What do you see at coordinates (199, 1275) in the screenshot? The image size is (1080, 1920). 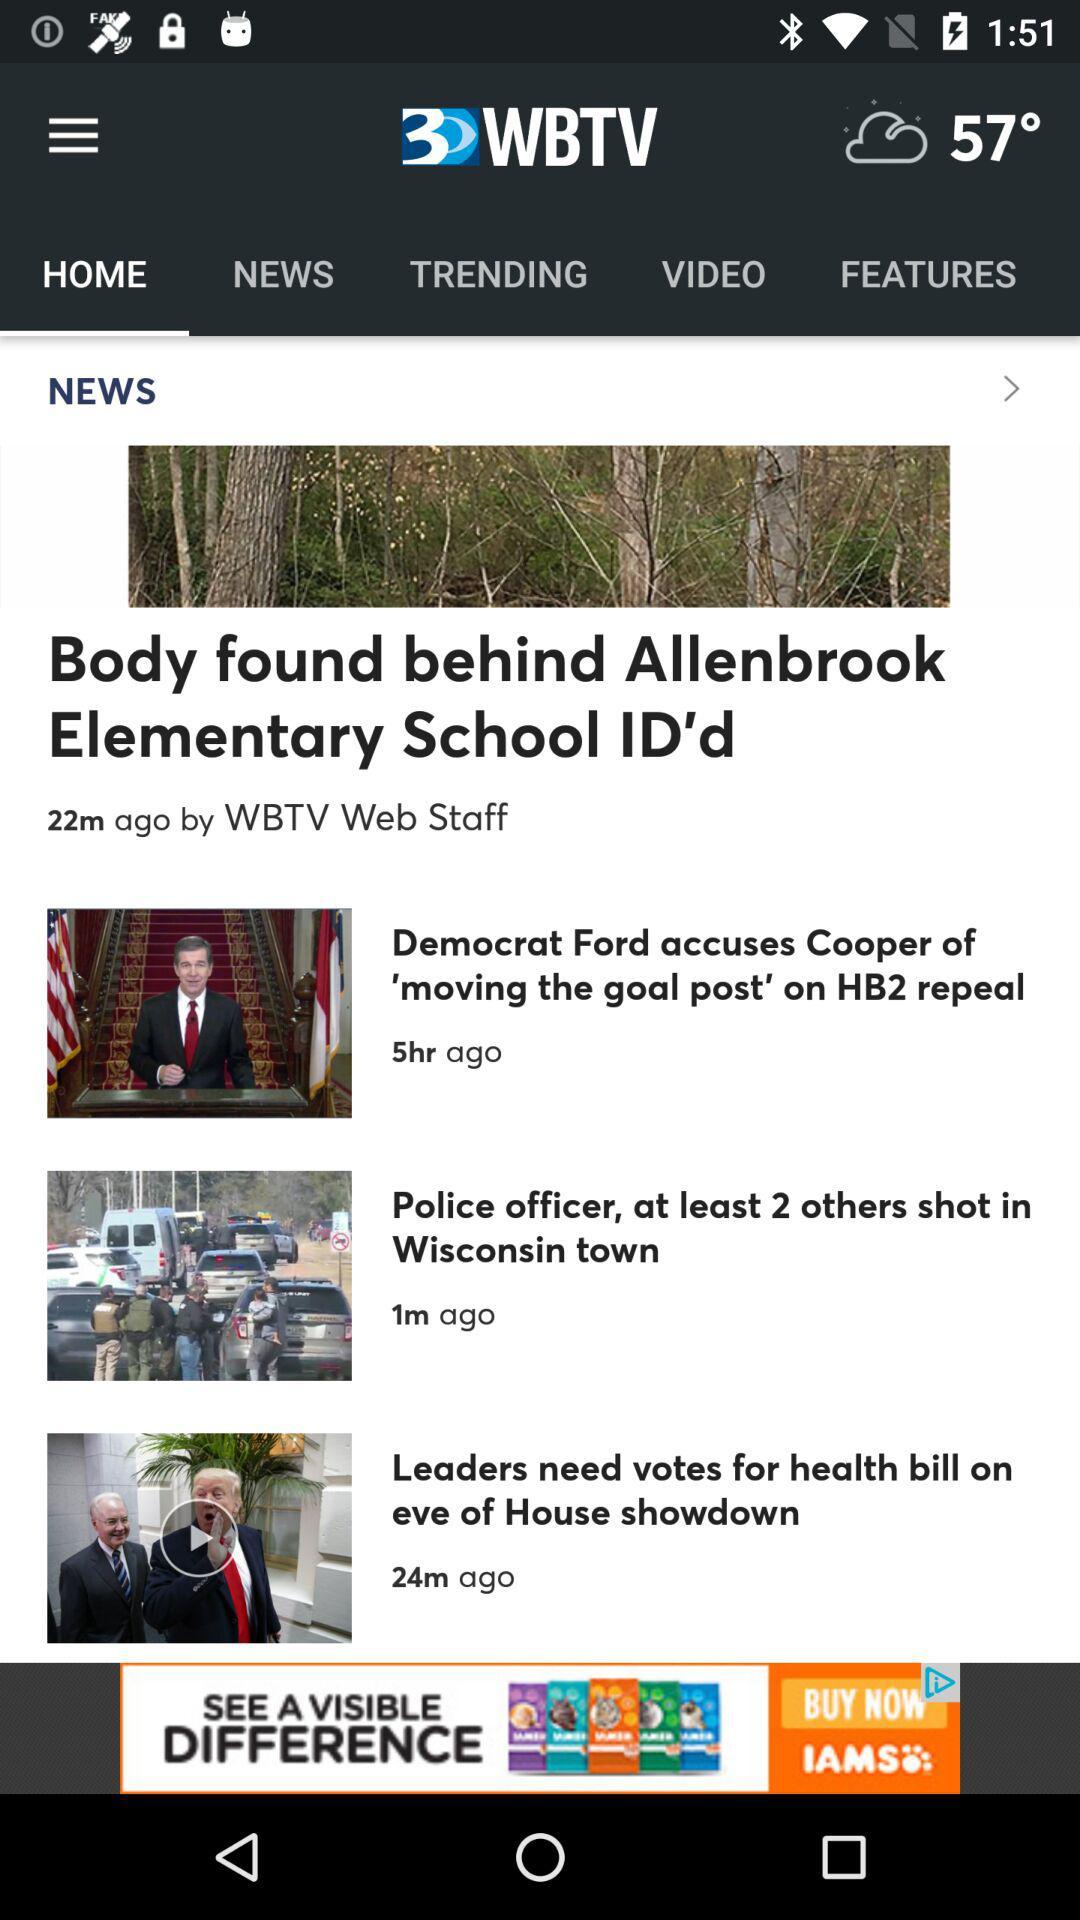 I see `the second image from top` at bounding box center [199, 1275].